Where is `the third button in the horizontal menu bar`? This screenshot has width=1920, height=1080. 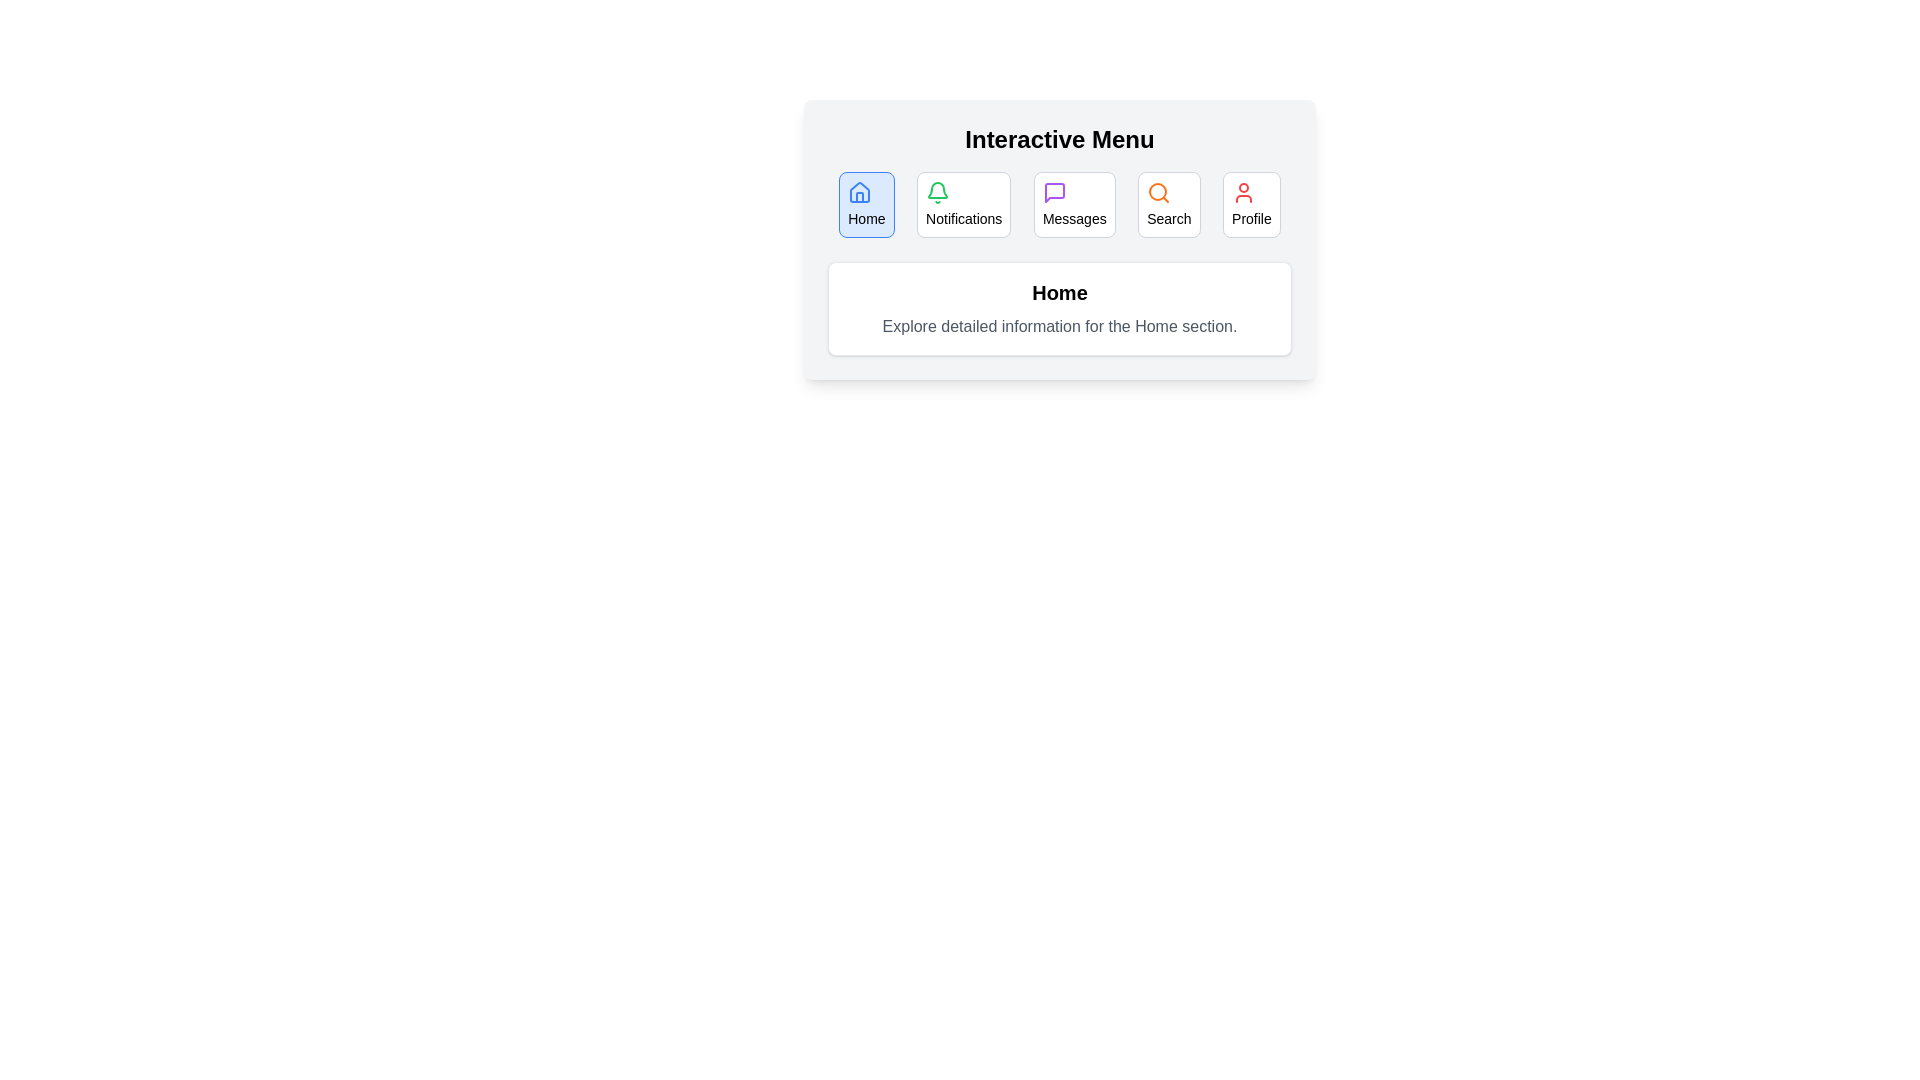 the third button in the horizontal menu bar is located at coordinates (1073, 204).